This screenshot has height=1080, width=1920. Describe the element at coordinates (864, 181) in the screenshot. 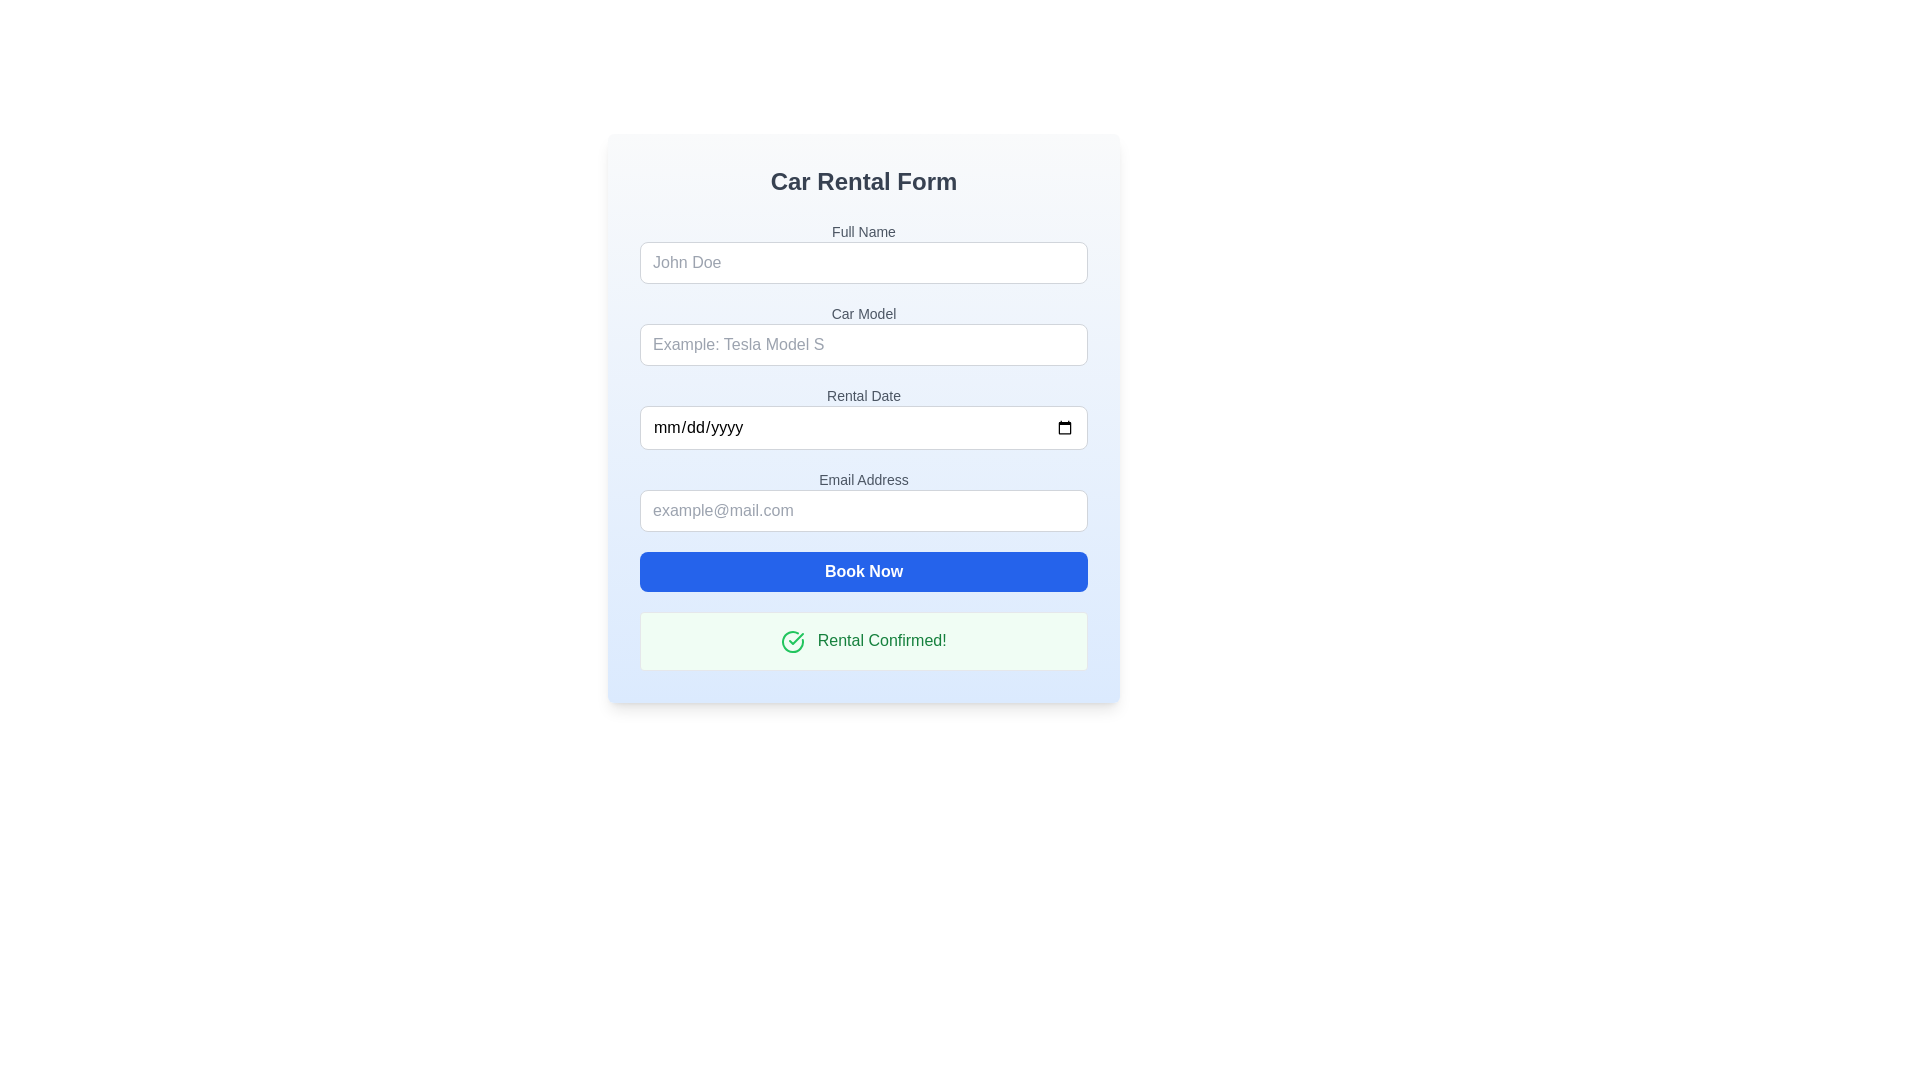

I see `text from the header that displays 'Car Rental Form', which is bold and large, located at the top of the section and centered horizontally` at that location.